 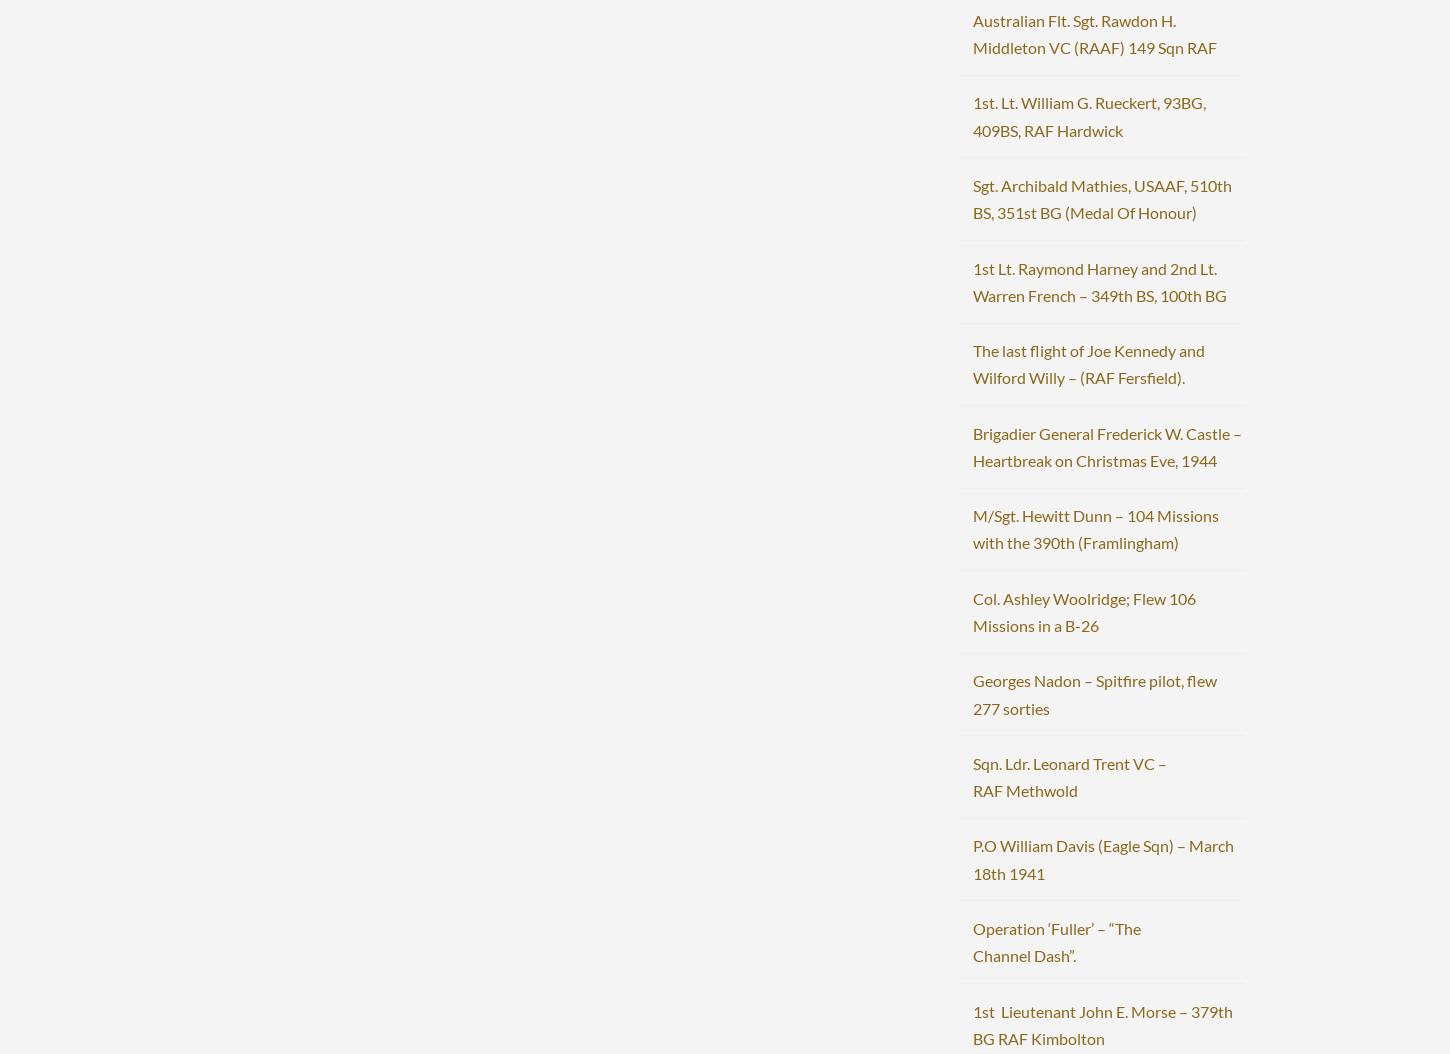 What do you see at coordinates (1105, 445) in the screenshot?
I see `'Brigadier General Frederick W. Castle – Heartbreak on Christmas Eve, 1944'` at bounding box center [1105, 445].